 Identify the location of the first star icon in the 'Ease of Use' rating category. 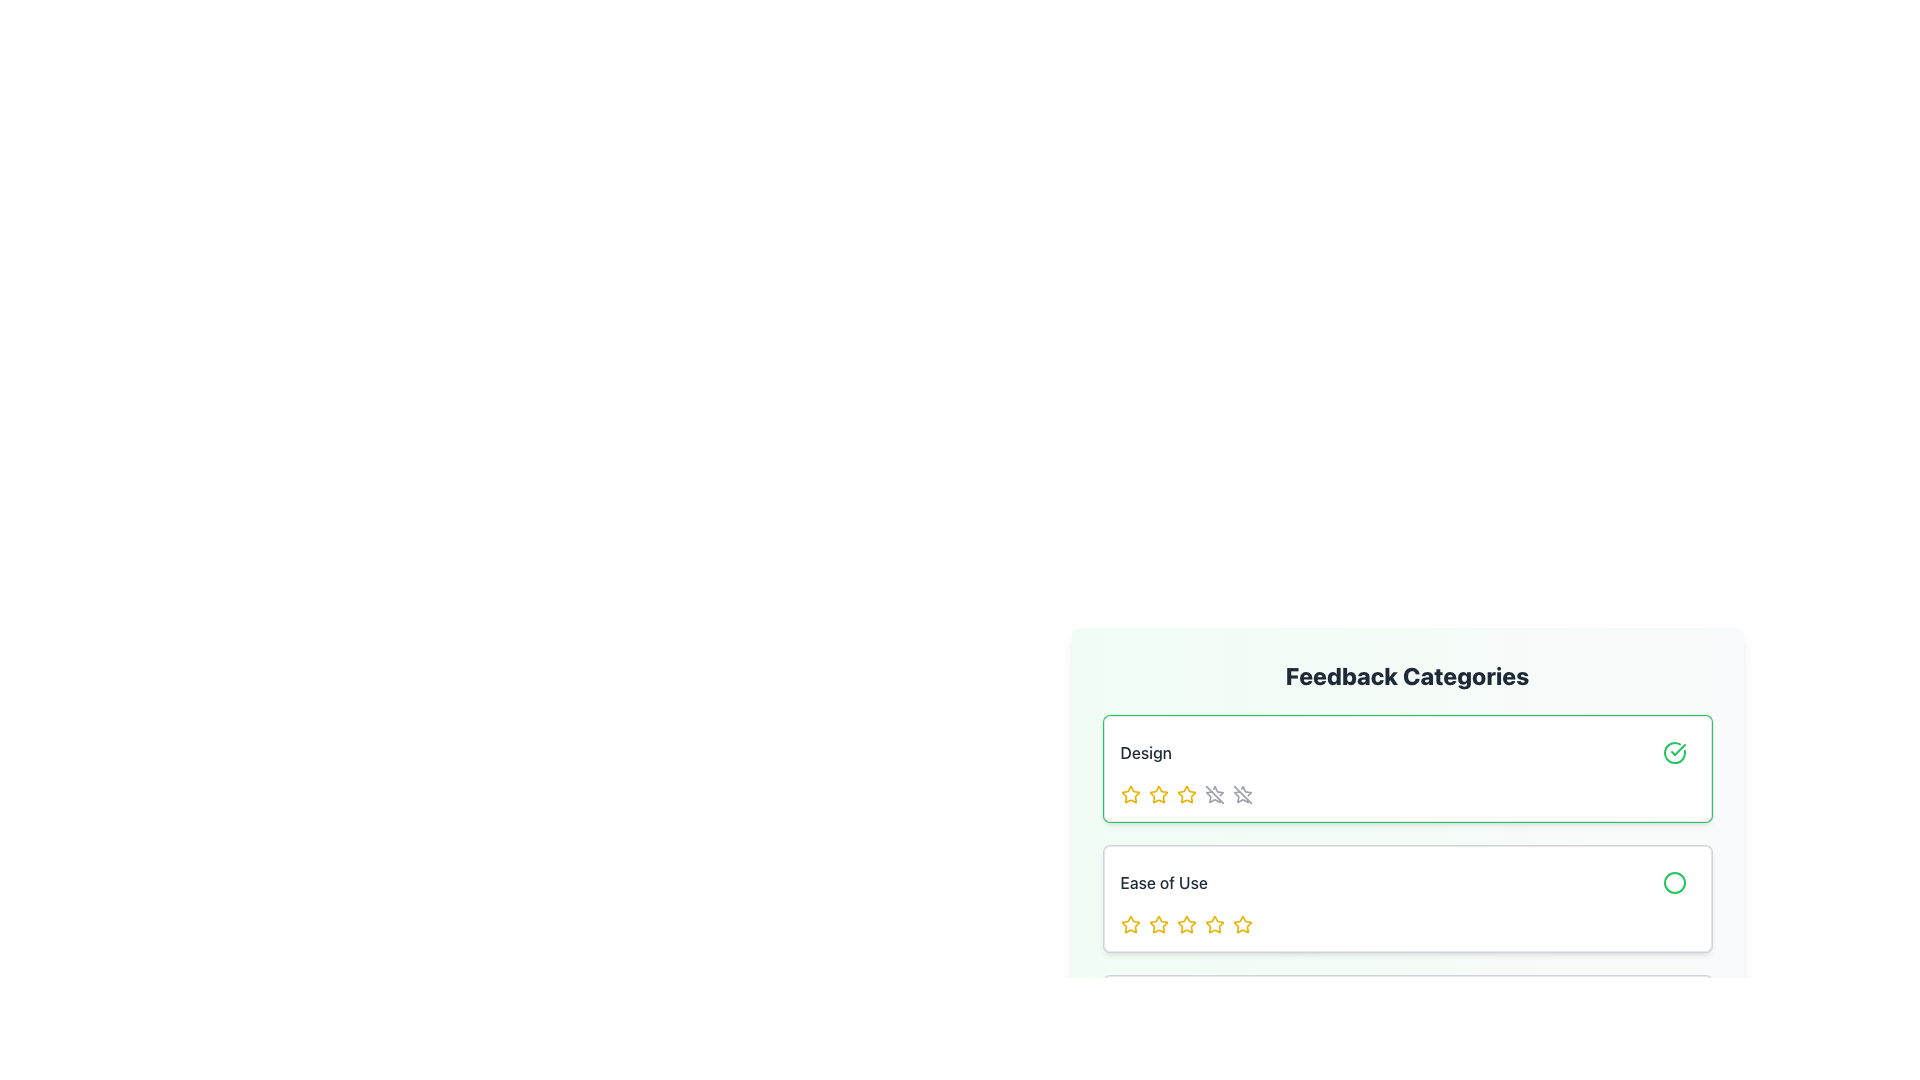
(1158, 924).